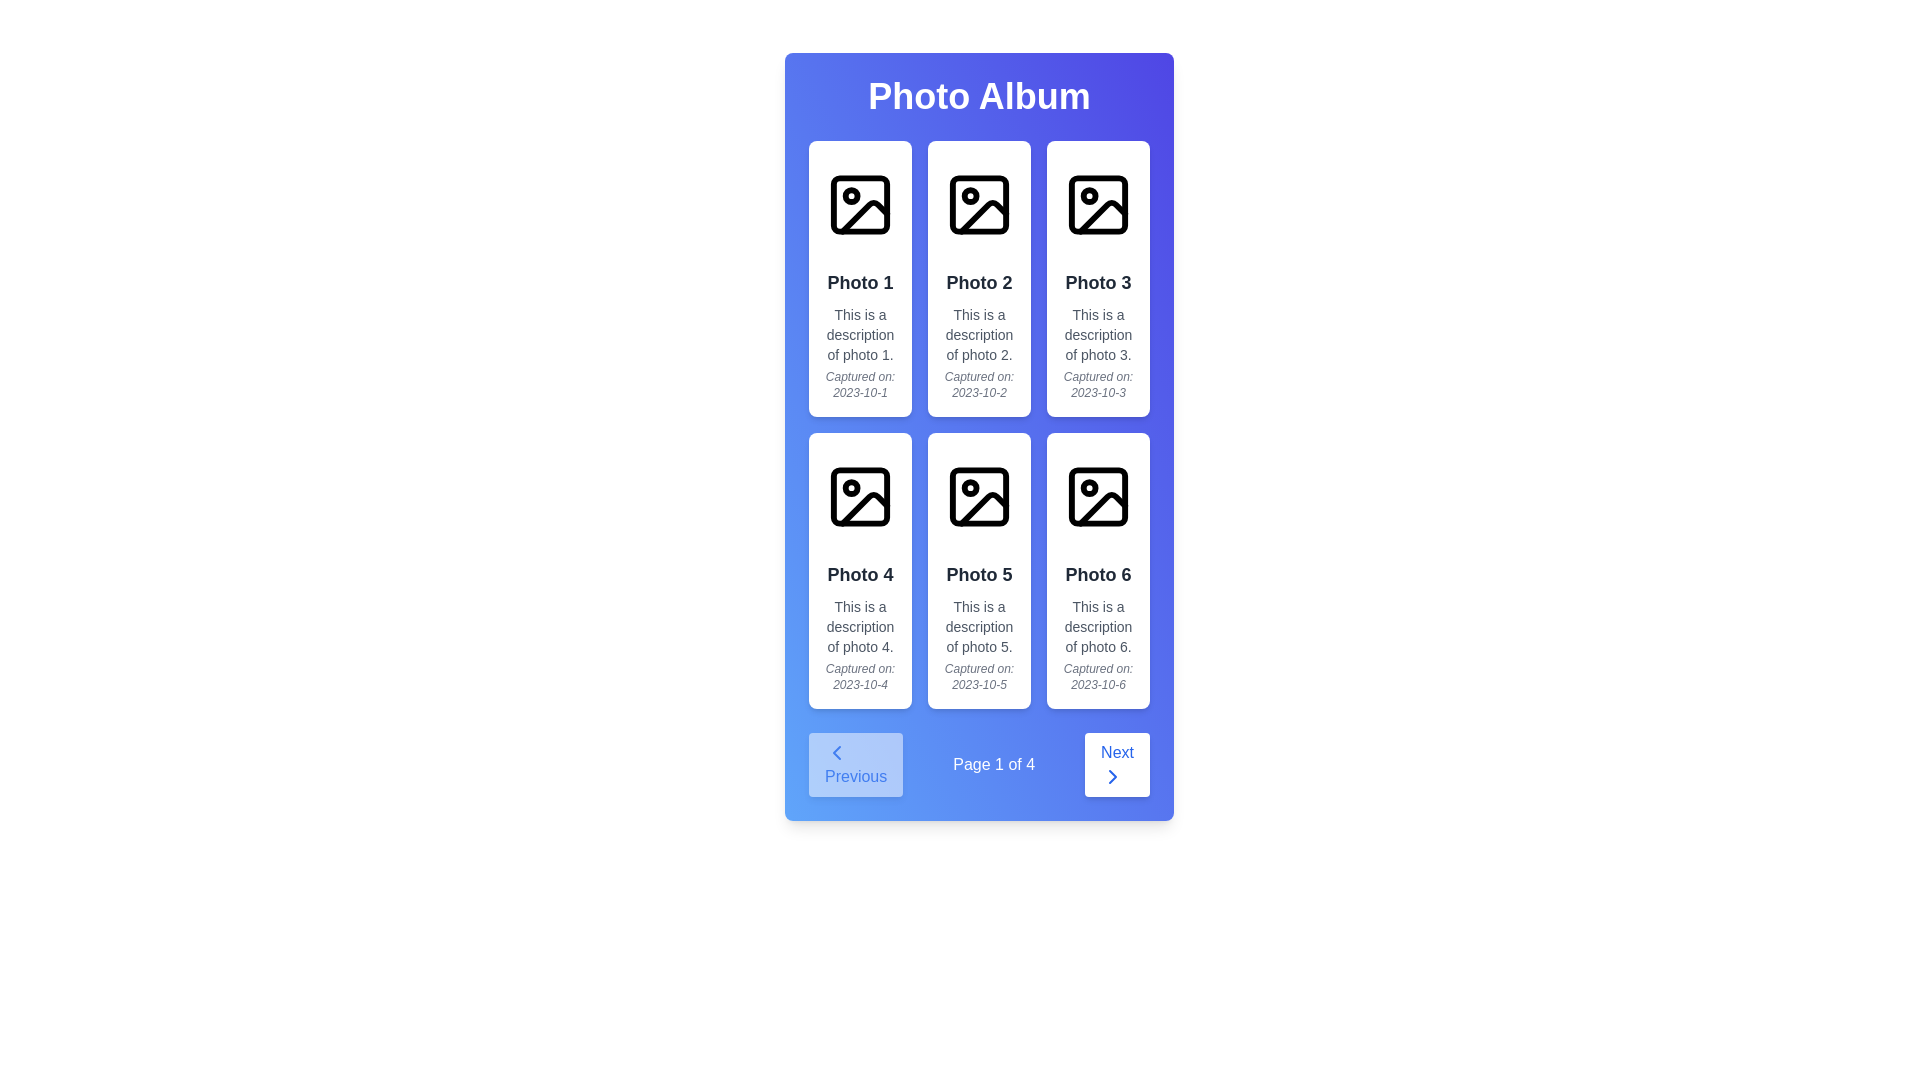 The height and width of the screenshot is (1080, 1920). Describe the element at coordinates (860, 574) in the screenshot. I see `the static text label element displaying the title 'Photo 4', which is styled with a larger font size and bold weight, located within the fourth card of a grid` at that location.